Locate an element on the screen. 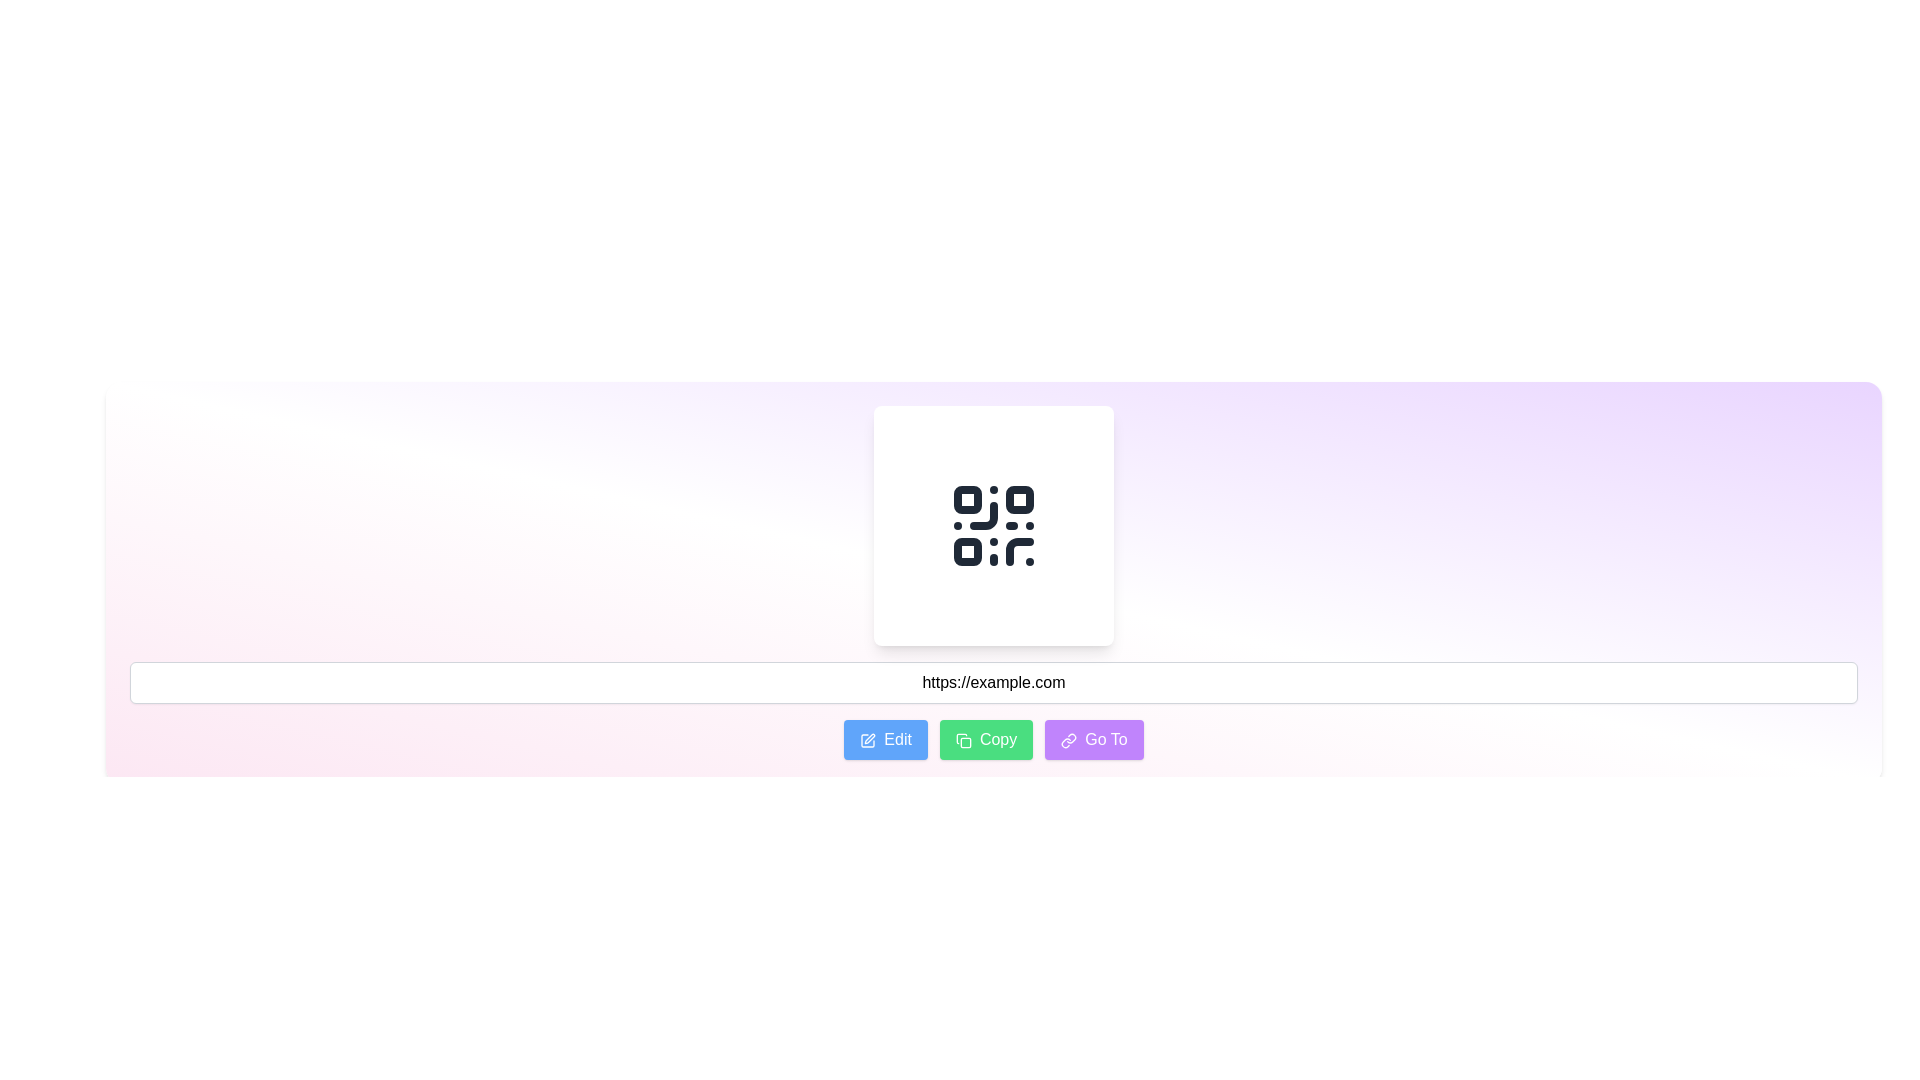 The width and height of the screenshot is (1920, 1080). the top-left rectangle of the QR code, which is a part of the QR code representation displayed on the interface is located at coordinates (968, 499).